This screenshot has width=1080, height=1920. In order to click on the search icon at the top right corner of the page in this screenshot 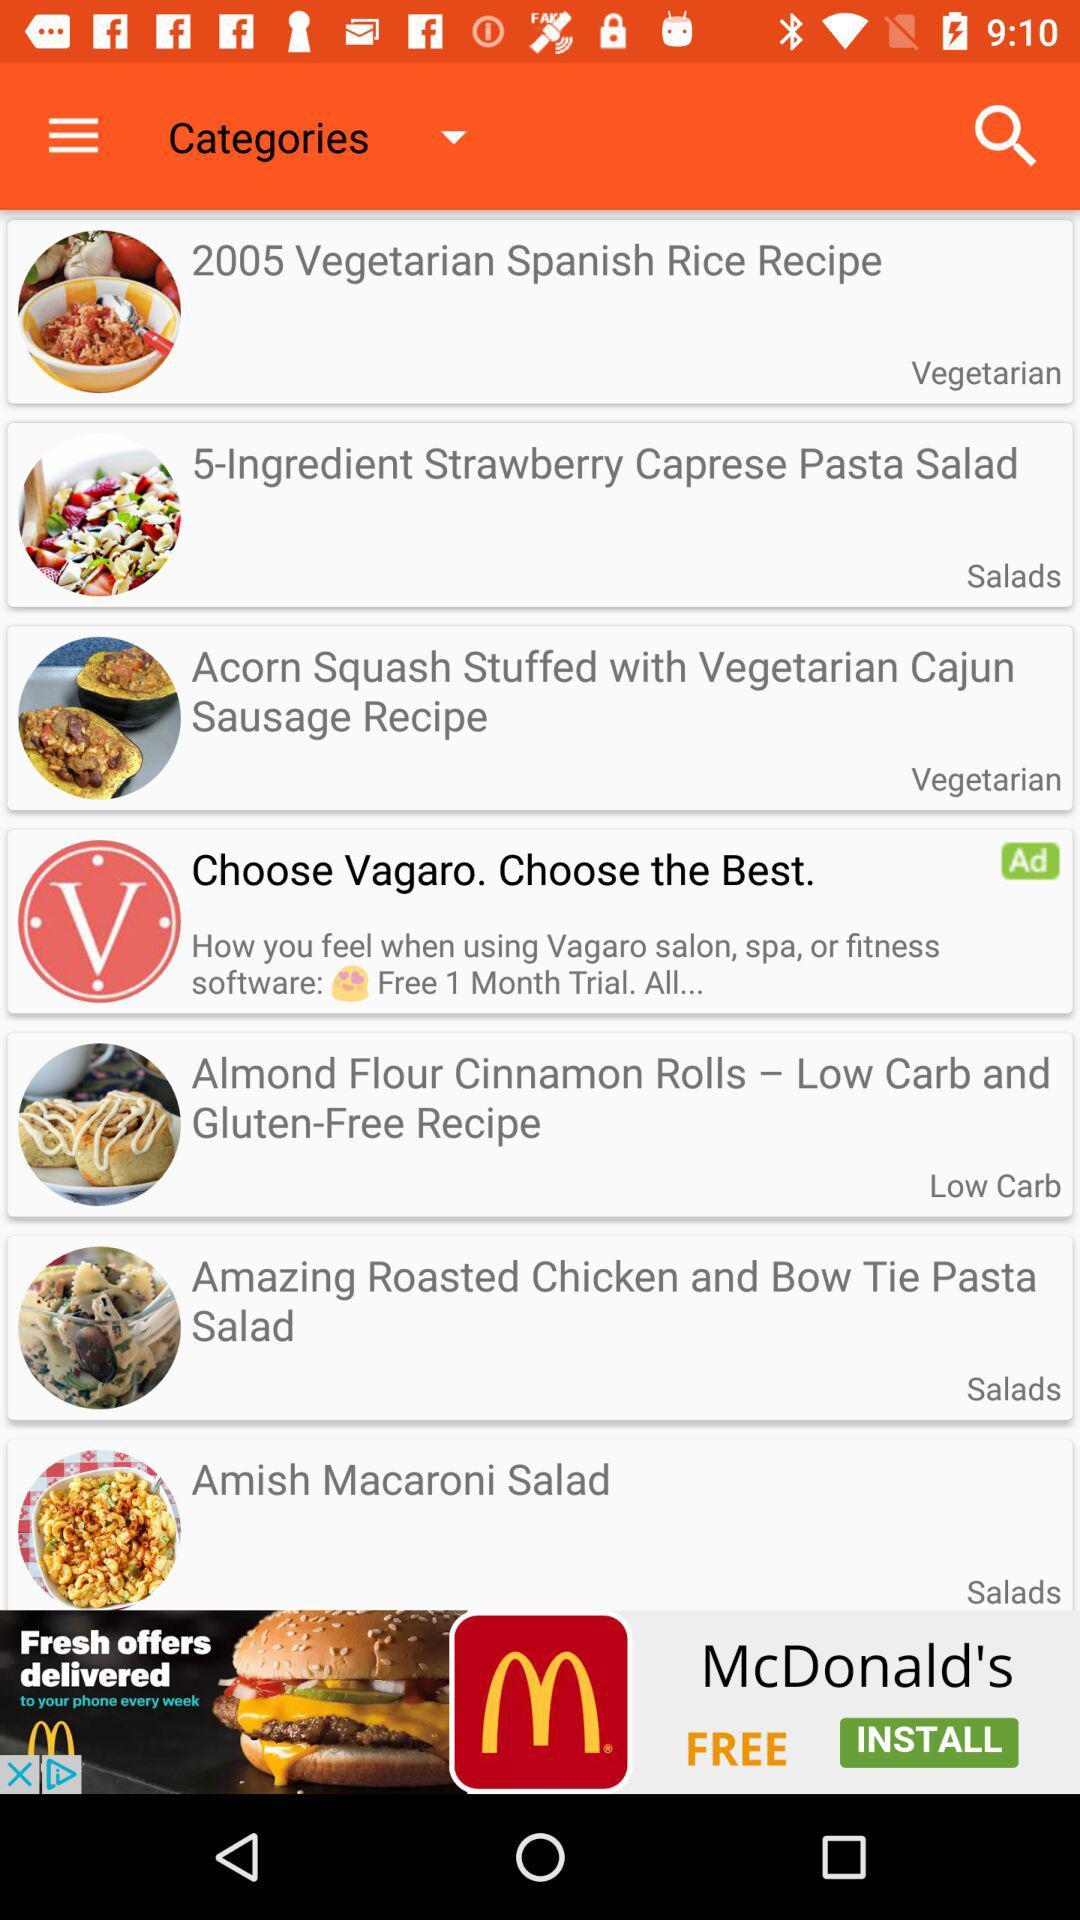, I will do `click(1006, 136)`.